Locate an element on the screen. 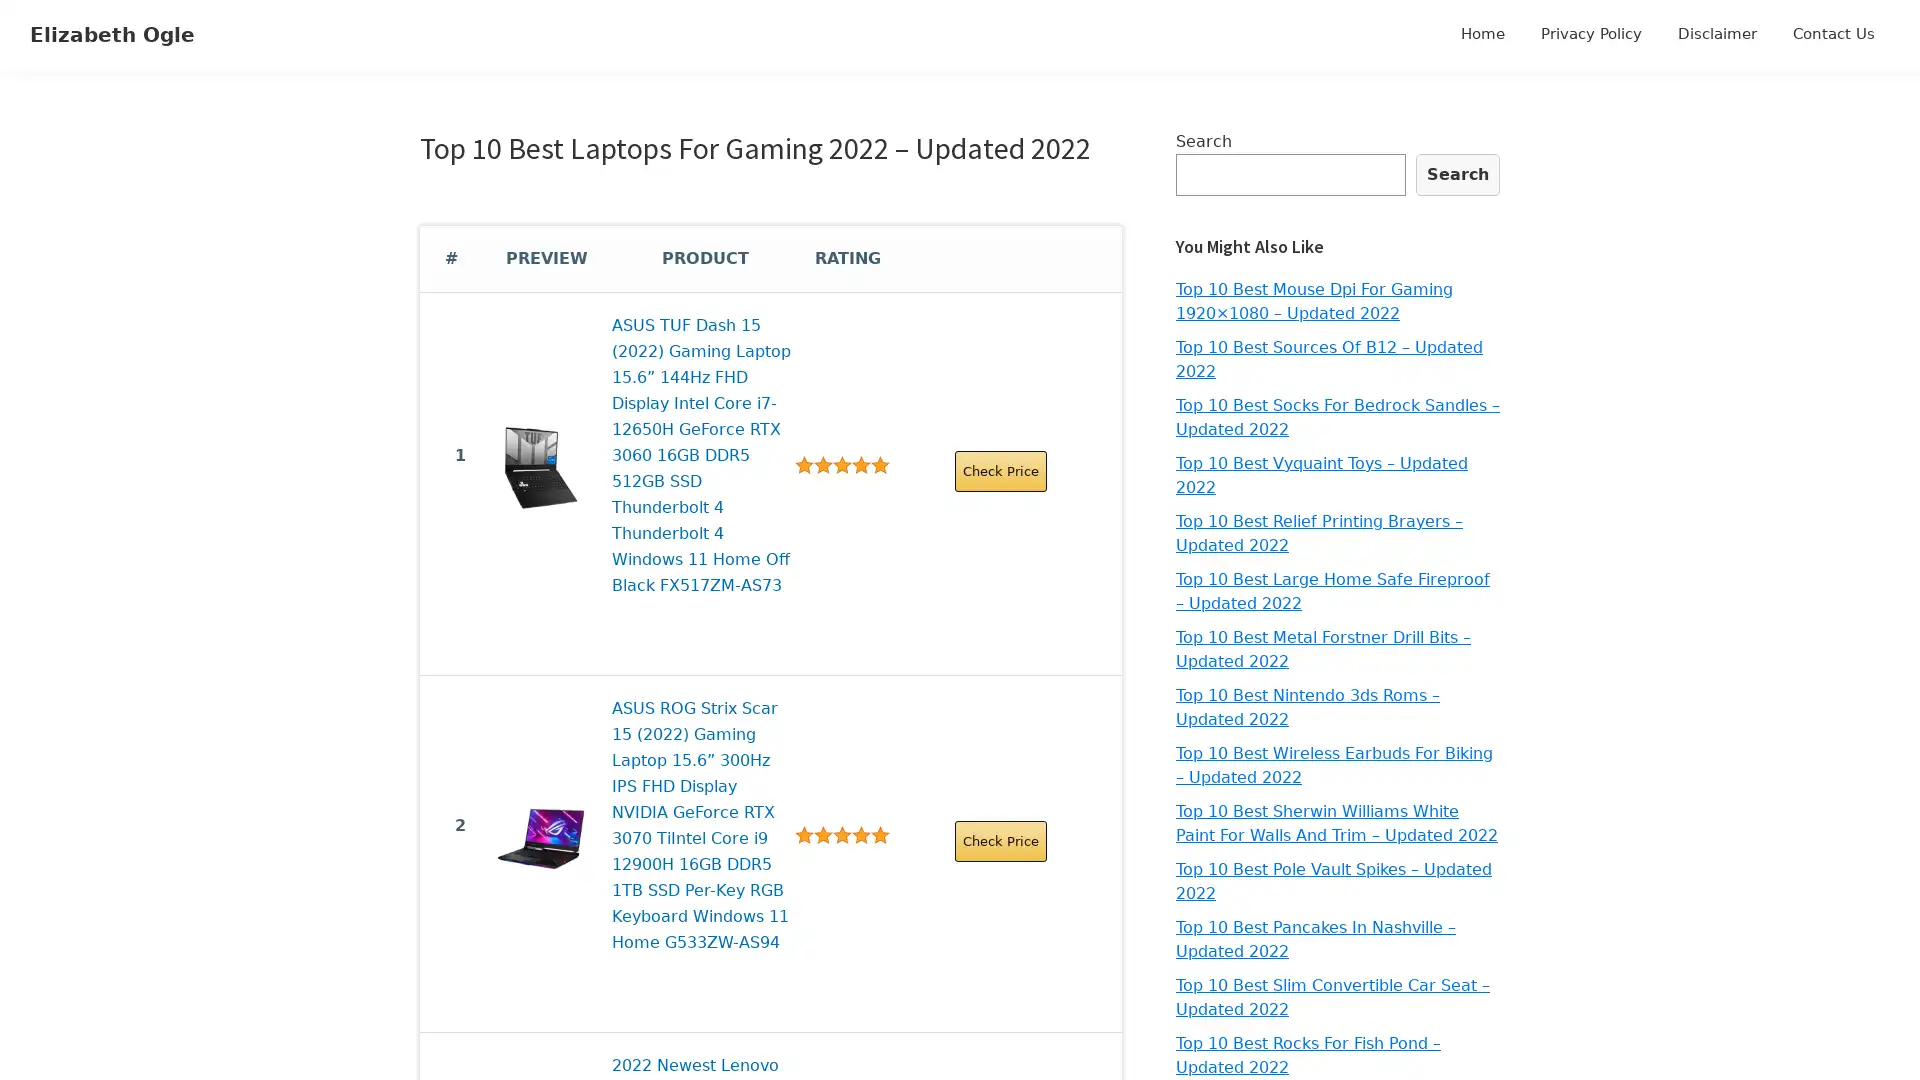  Search is located at coordinates (1458, 173).